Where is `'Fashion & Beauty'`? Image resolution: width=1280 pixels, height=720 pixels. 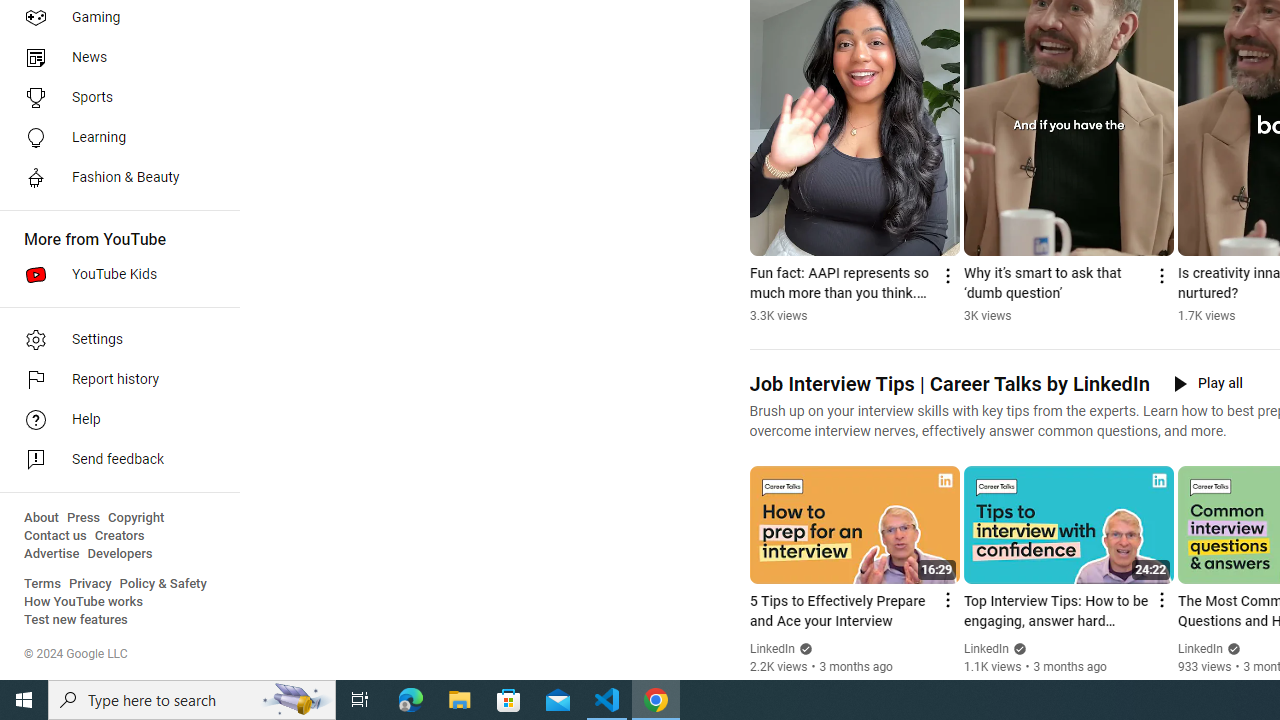 'Fashion & Beauty' is located at coordinates (112, 176).